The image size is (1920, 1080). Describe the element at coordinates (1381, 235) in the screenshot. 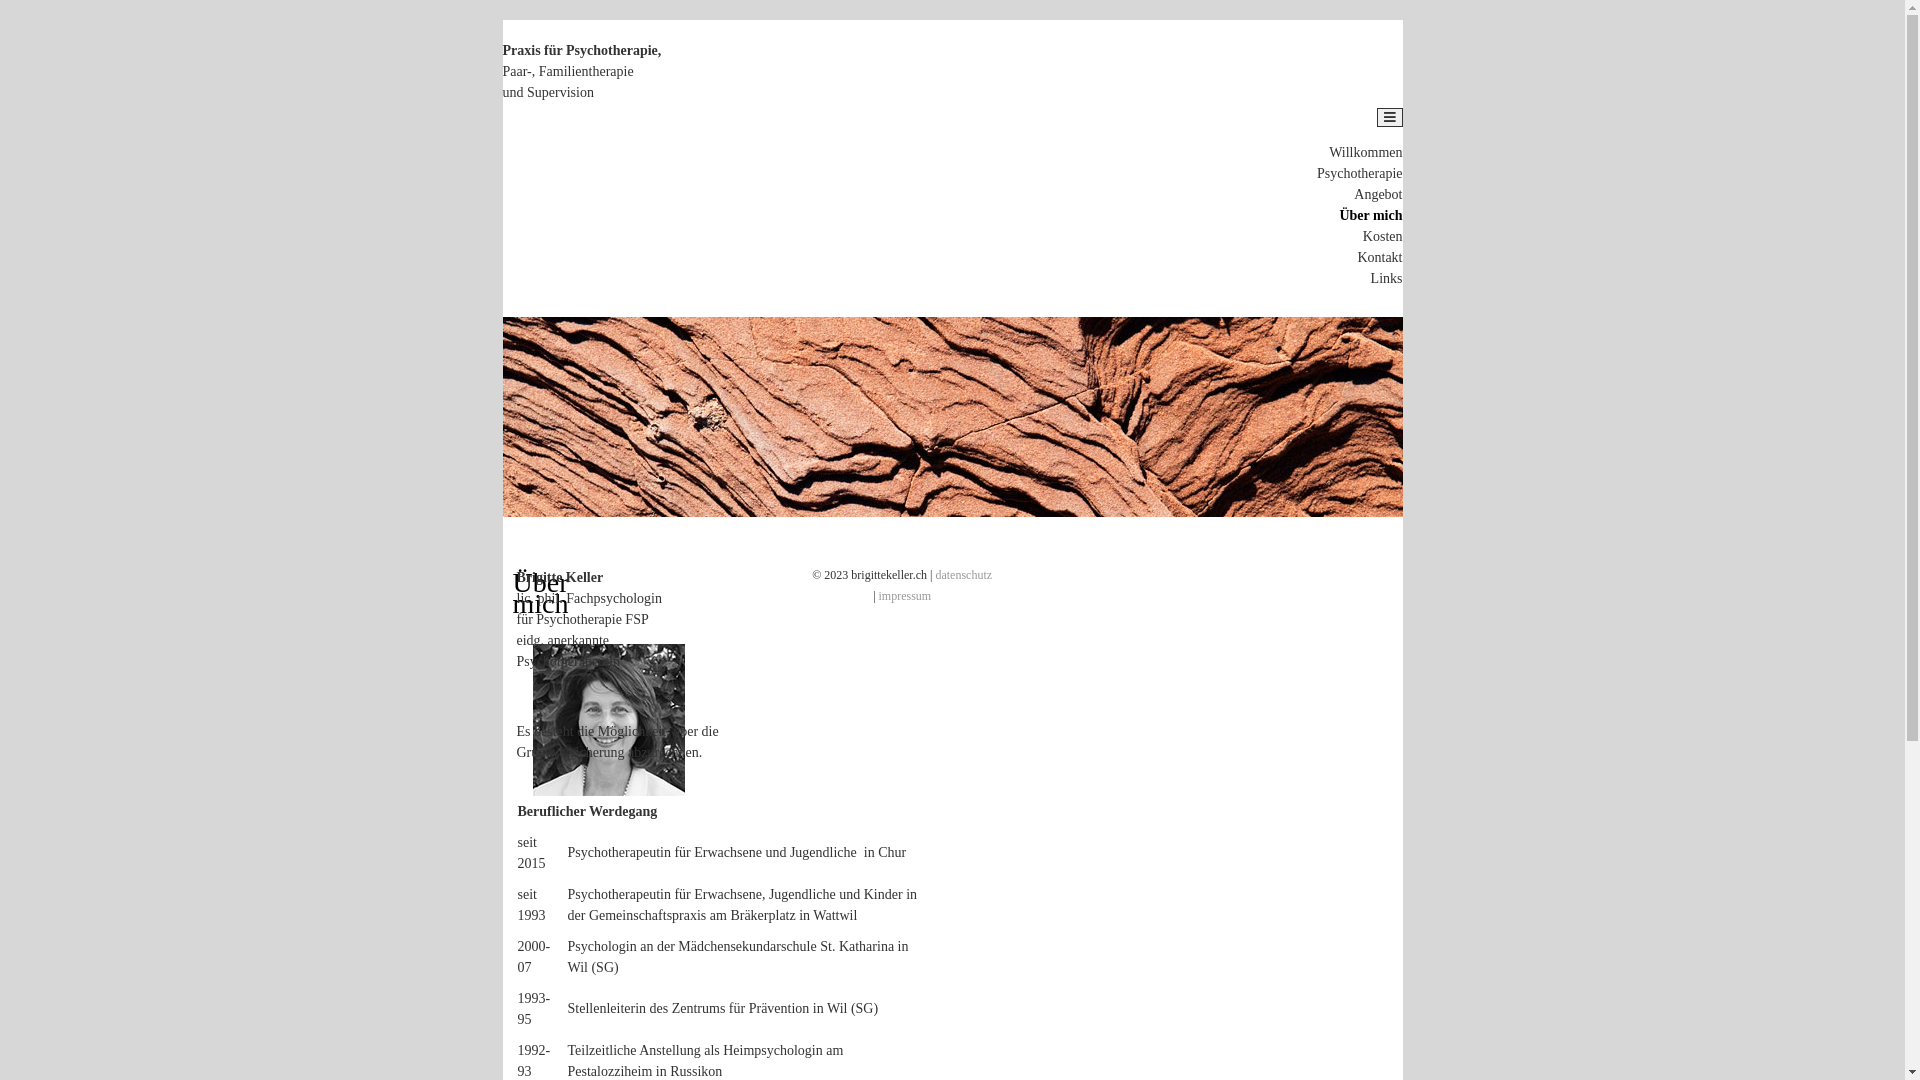

I see `'Kosten'` at that location.